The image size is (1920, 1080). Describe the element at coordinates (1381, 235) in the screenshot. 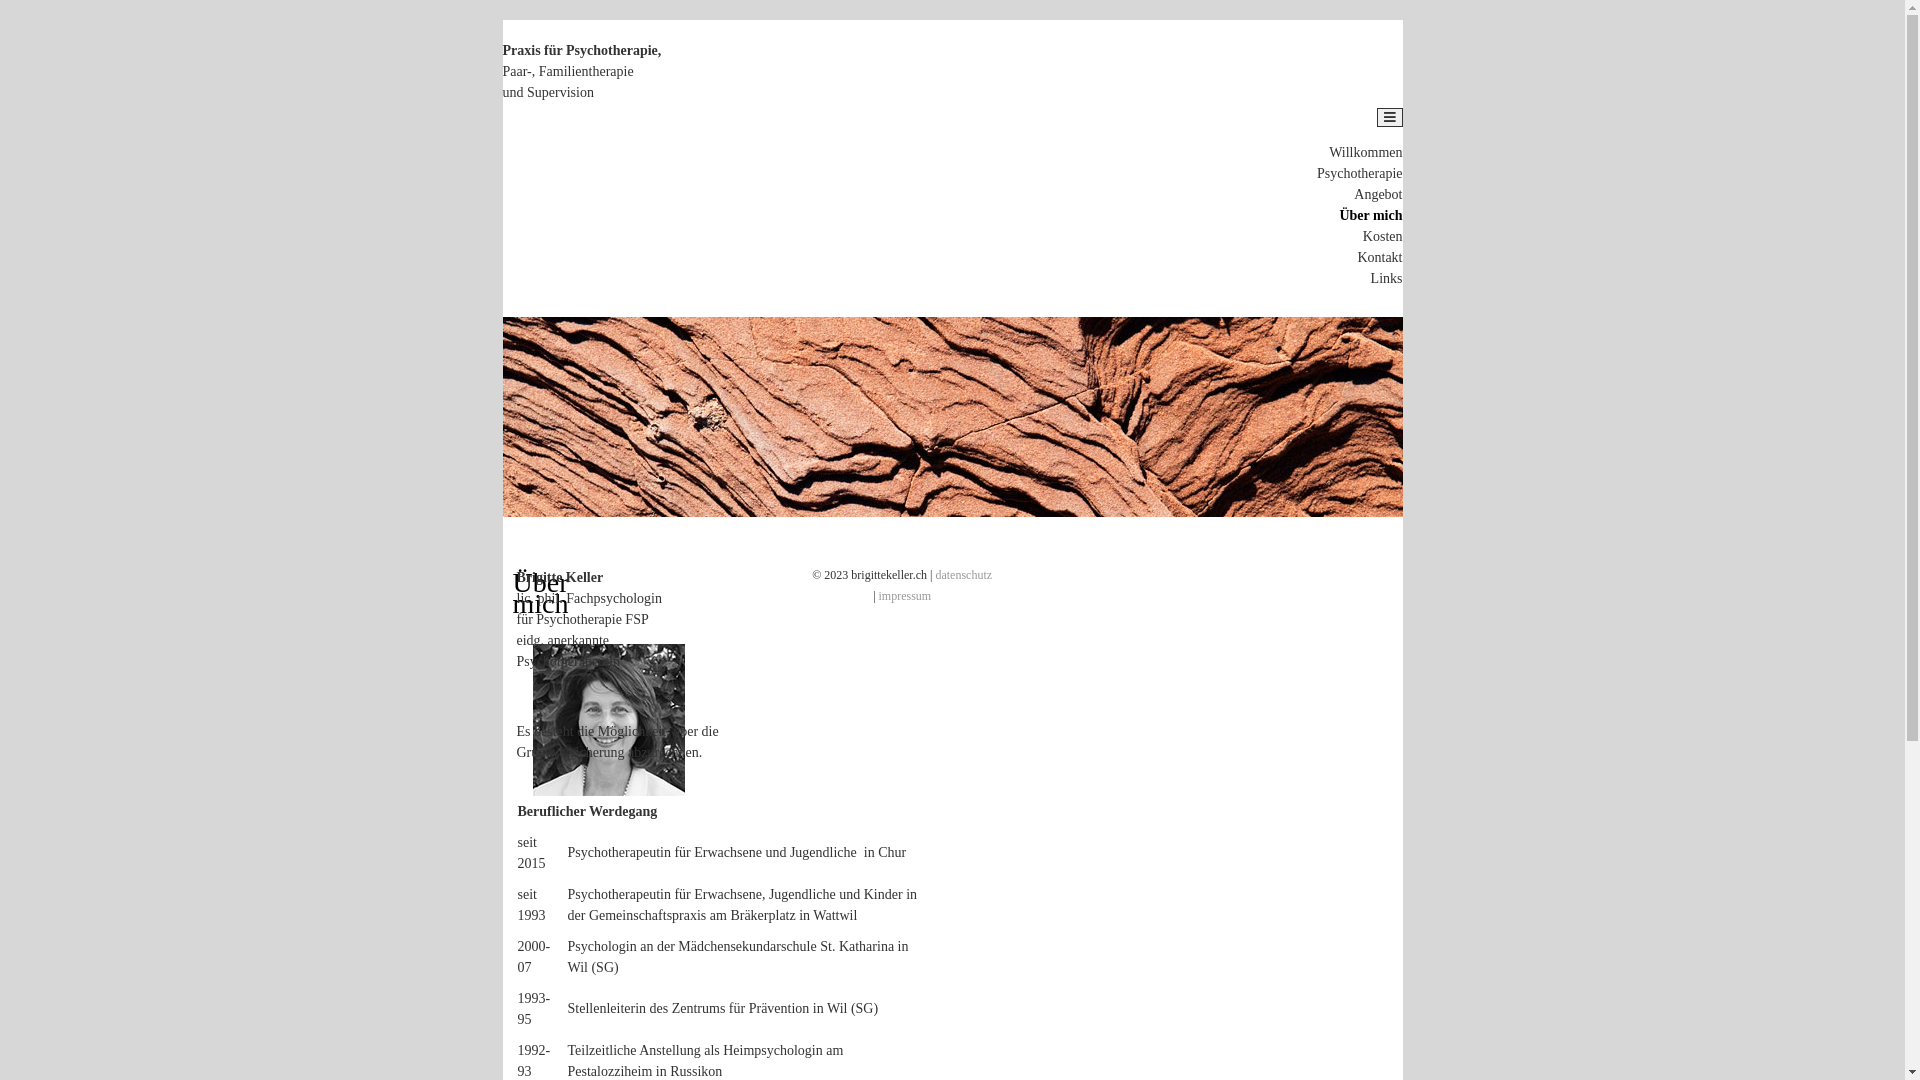

I see `'Kosten'` at that location.